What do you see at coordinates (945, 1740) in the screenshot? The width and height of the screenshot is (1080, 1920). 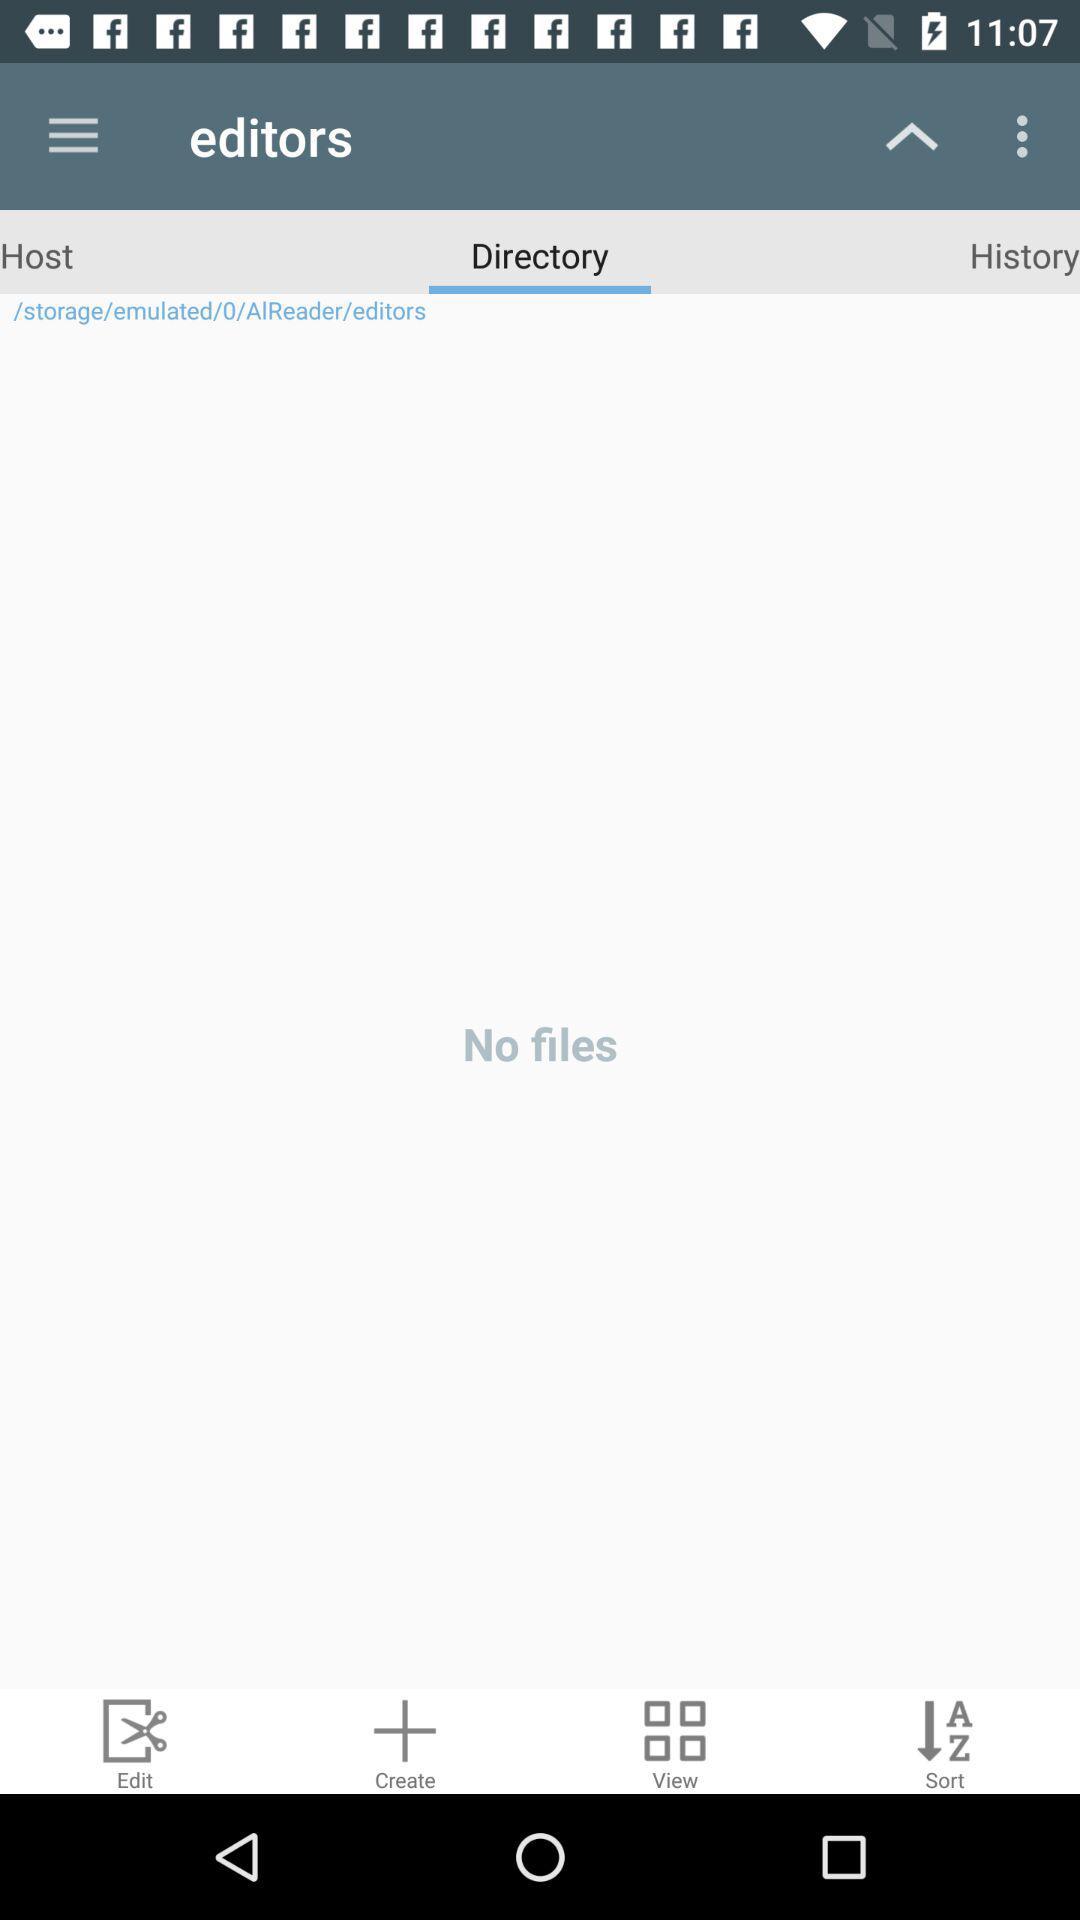 I see `sort alphabetically` at bounding box center [945, 1740].